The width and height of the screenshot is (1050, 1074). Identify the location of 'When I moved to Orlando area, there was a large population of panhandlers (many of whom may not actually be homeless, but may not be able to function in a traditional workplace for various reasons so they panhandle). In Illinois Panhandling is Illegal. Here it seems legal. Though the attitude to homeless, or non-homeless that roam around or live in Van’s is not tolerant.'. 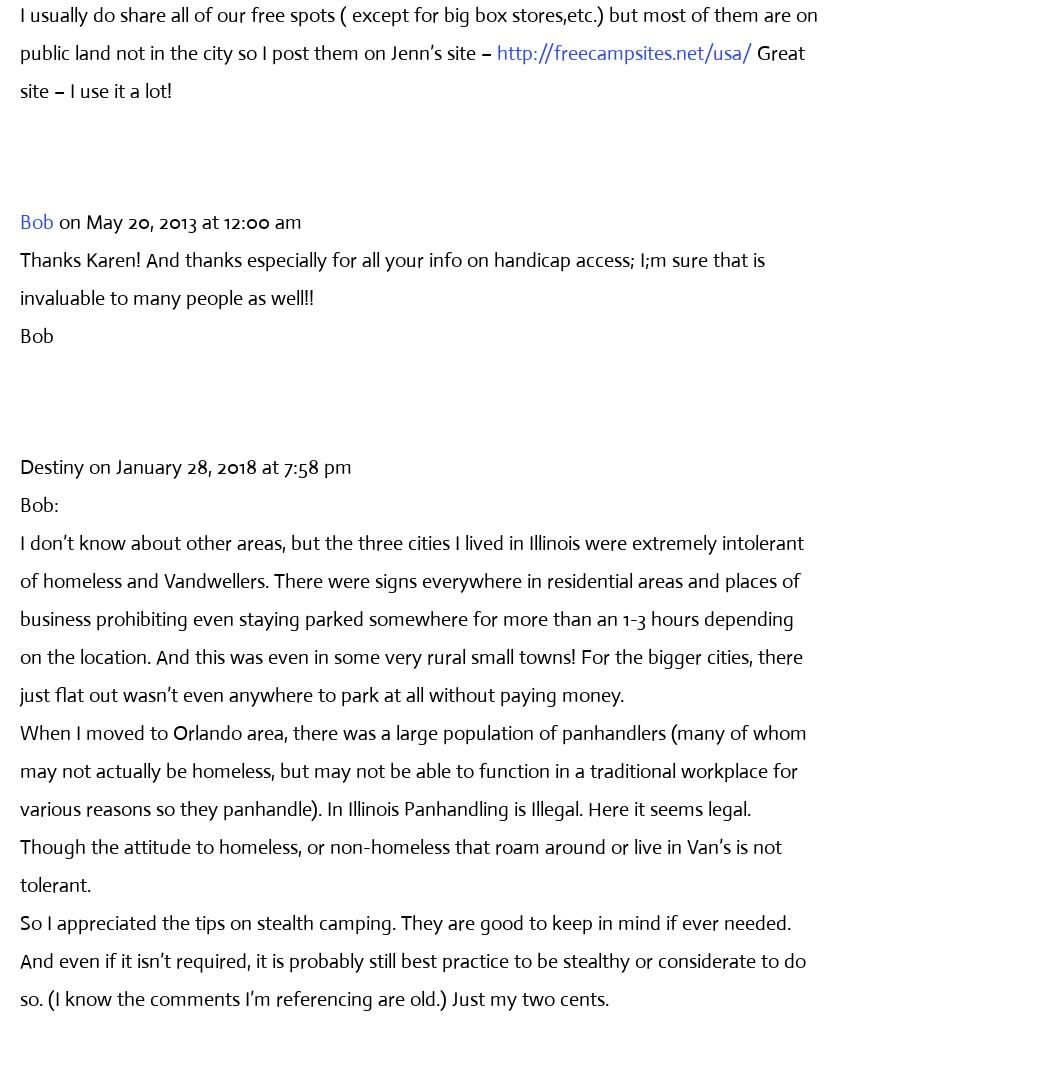
(412, 808).